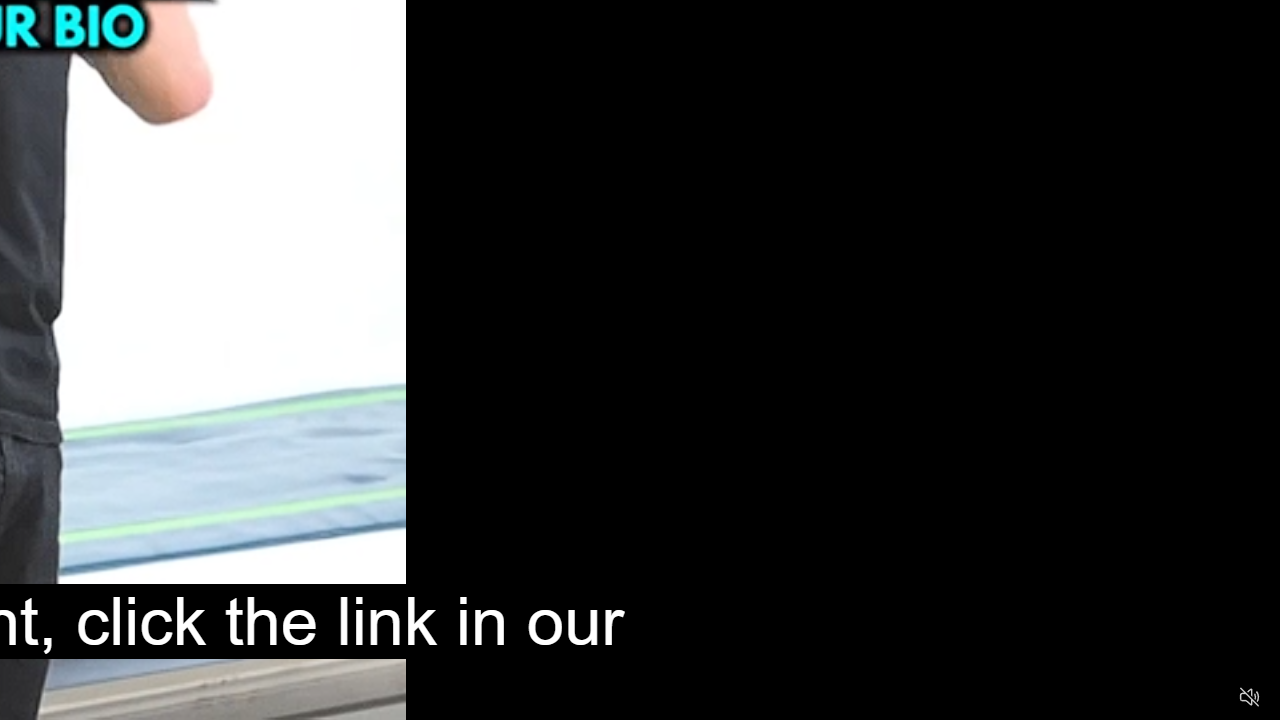  I want to click on 'Unmute', so click(1248, 695).